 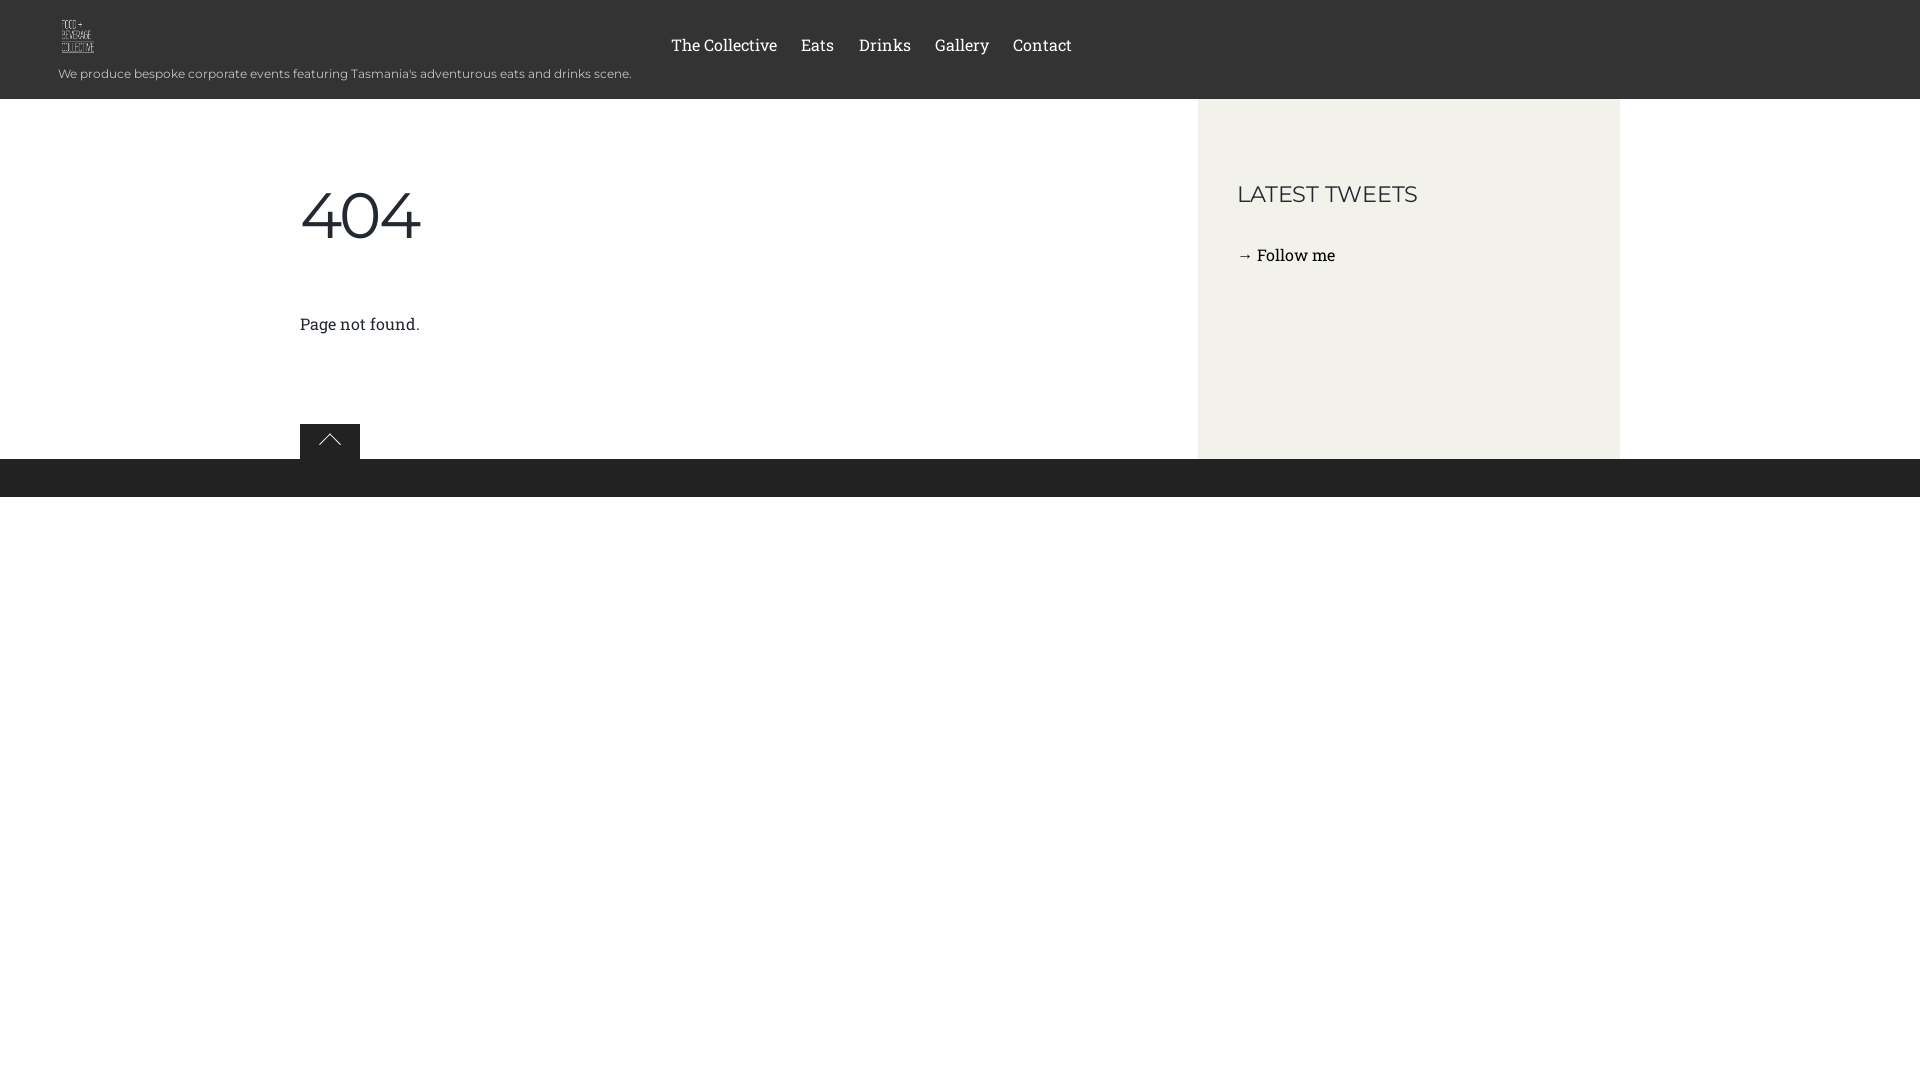 What do you see at coordinates (790, 48) in the screenshot?
I see `'Eats'` at bounding box center [790, 48].